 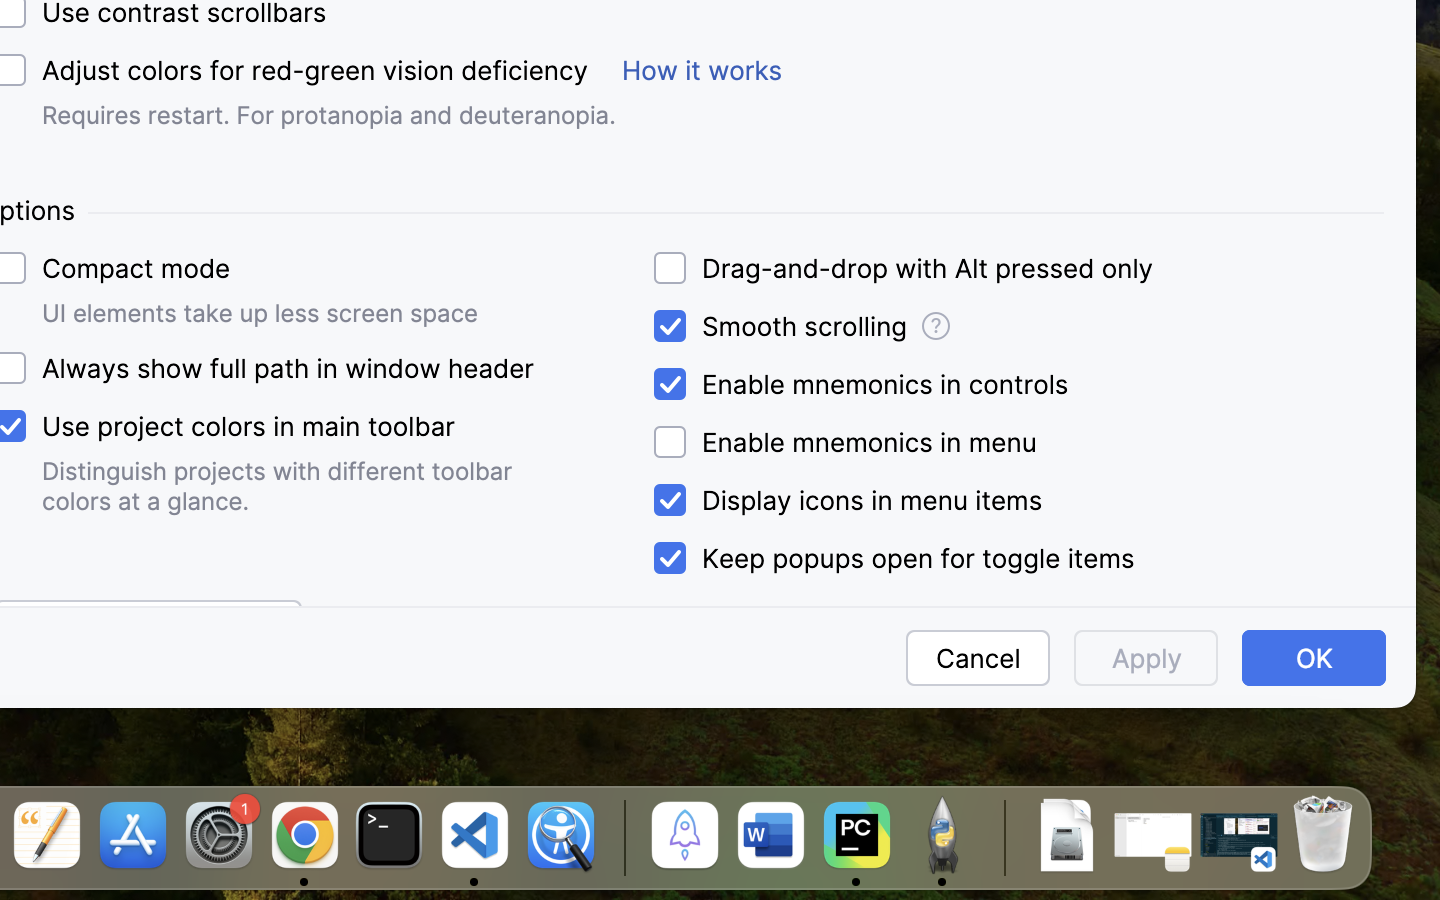 What do you see at coordinates (259, 312) in the screenshot?
I see `'UI elements take up less screen space'` at bounding box center [259, 312].